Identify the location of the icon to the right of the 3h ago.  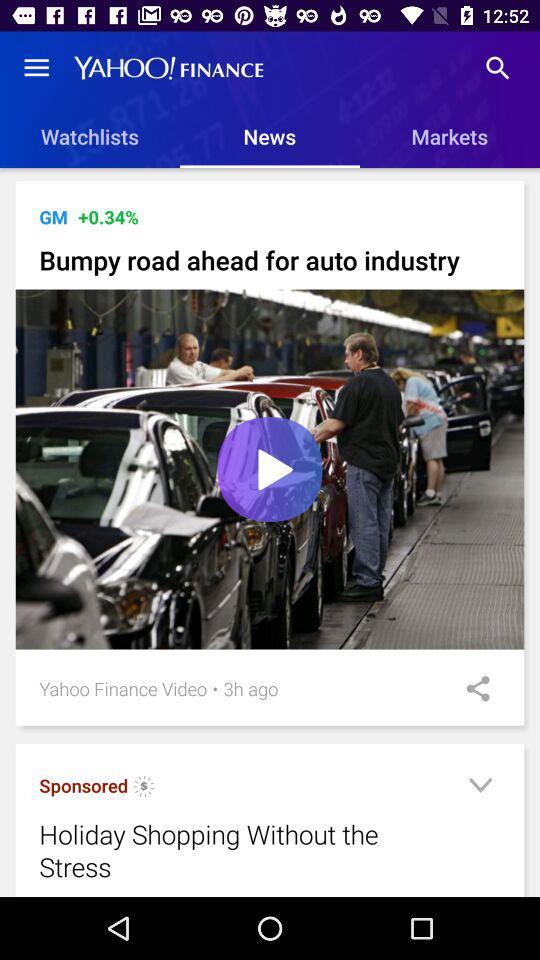
(471, 688).